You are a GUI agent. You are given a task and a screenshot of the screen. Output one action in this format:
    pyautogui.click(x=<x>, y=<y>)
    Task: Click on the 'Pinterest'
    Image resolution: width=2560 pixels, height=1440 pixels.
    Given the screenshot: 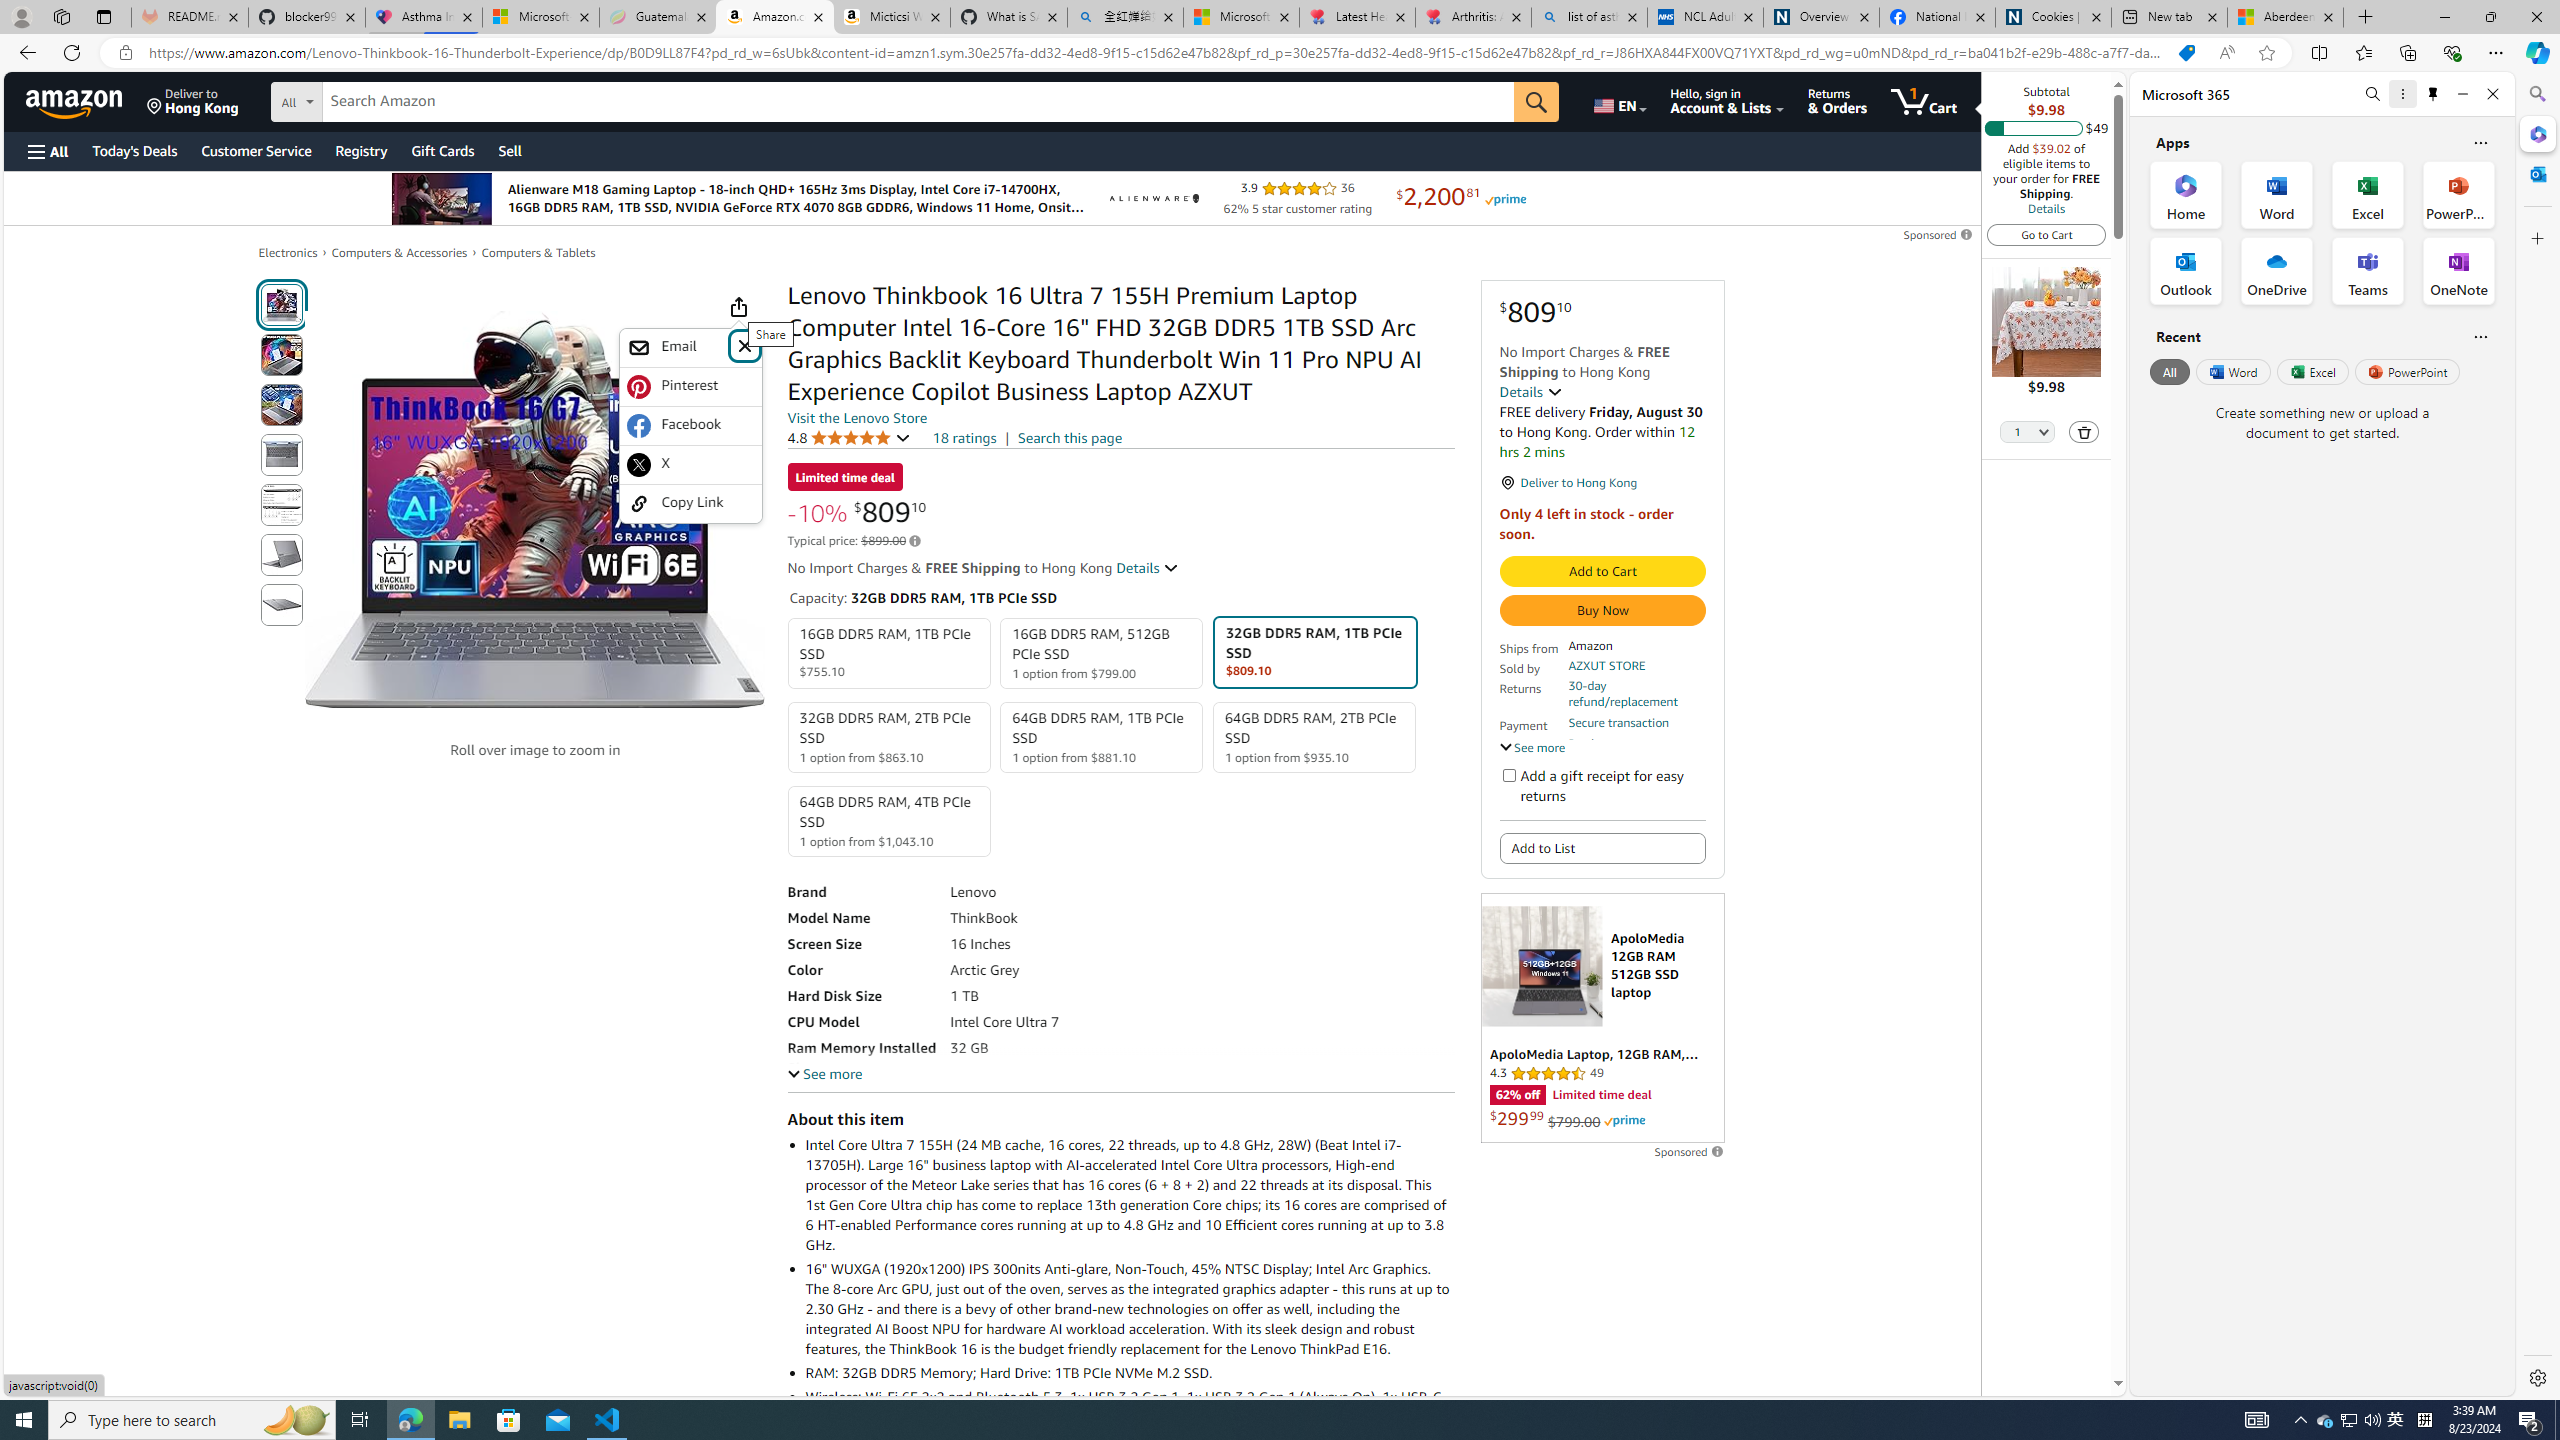 What is the action you would take?
    pyautogui.click(x=690, y=386)
    